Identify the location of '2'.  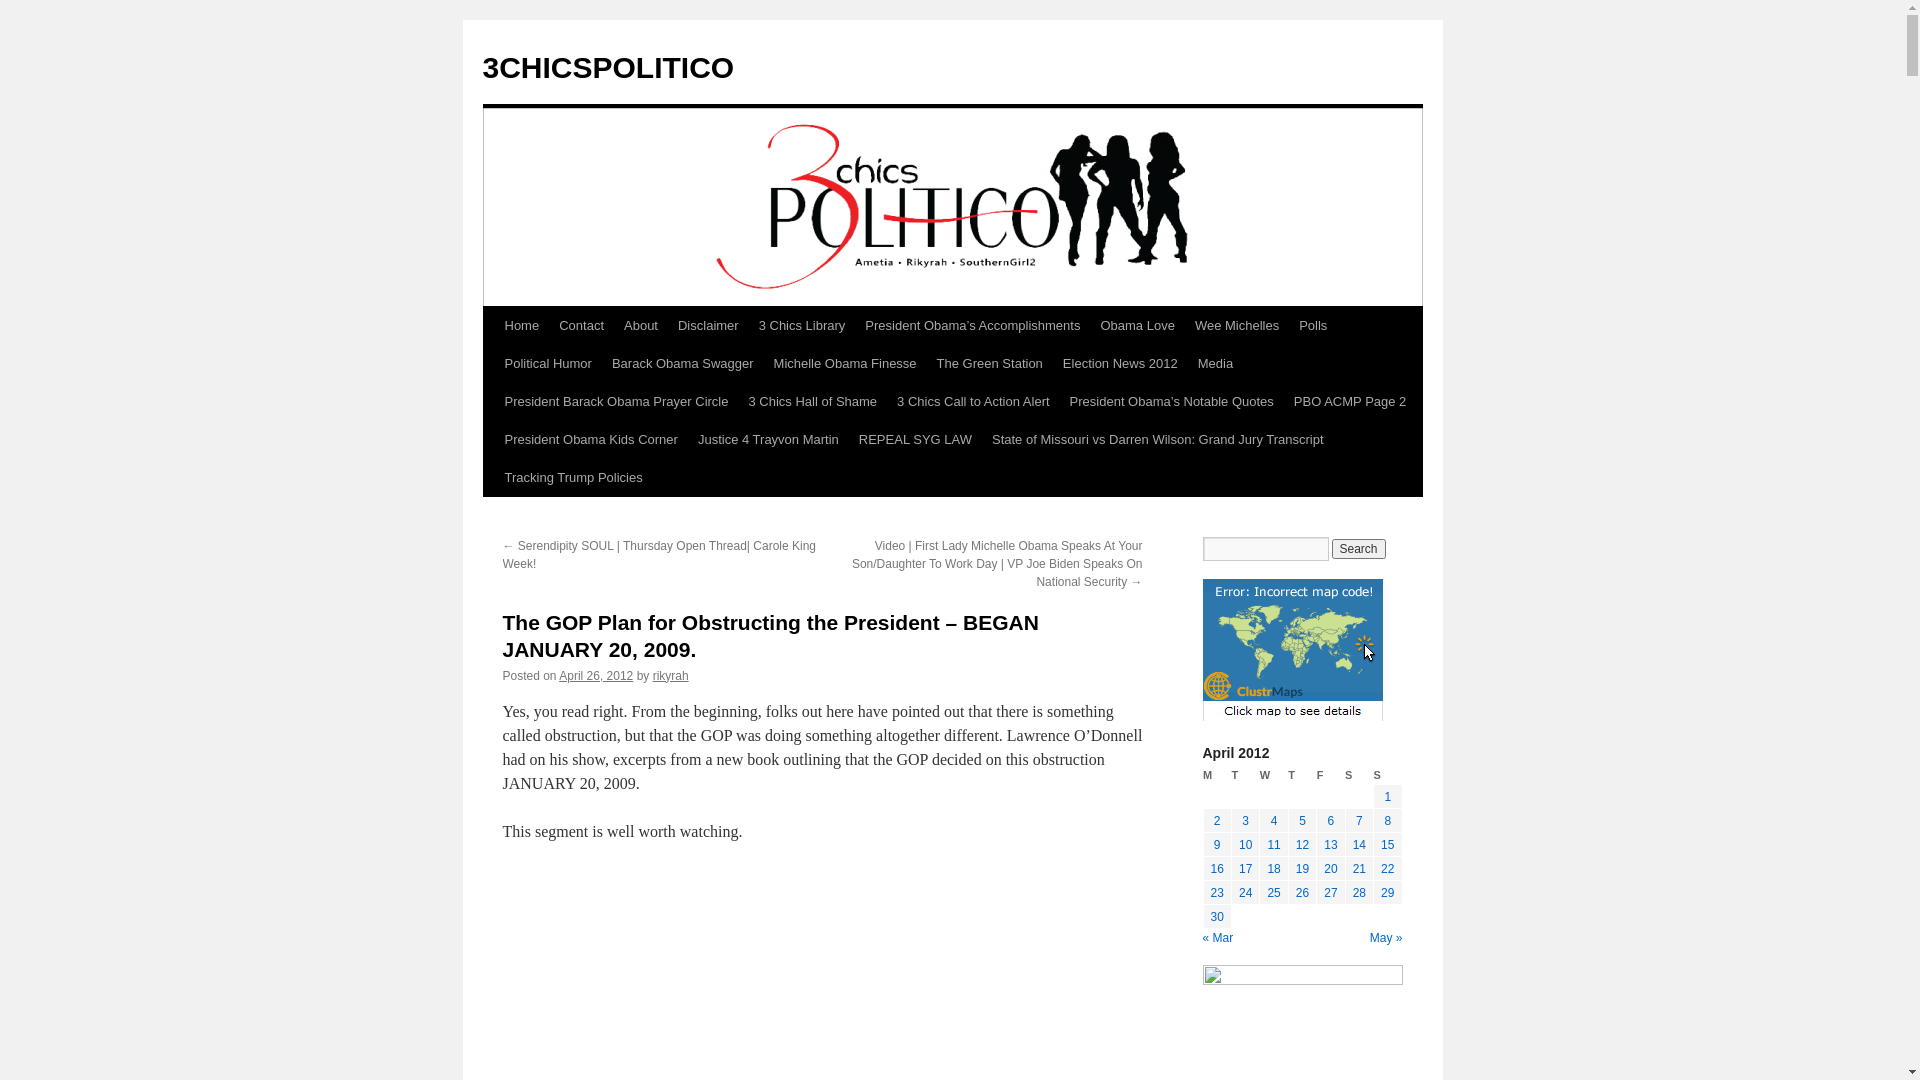
(1216, 821).